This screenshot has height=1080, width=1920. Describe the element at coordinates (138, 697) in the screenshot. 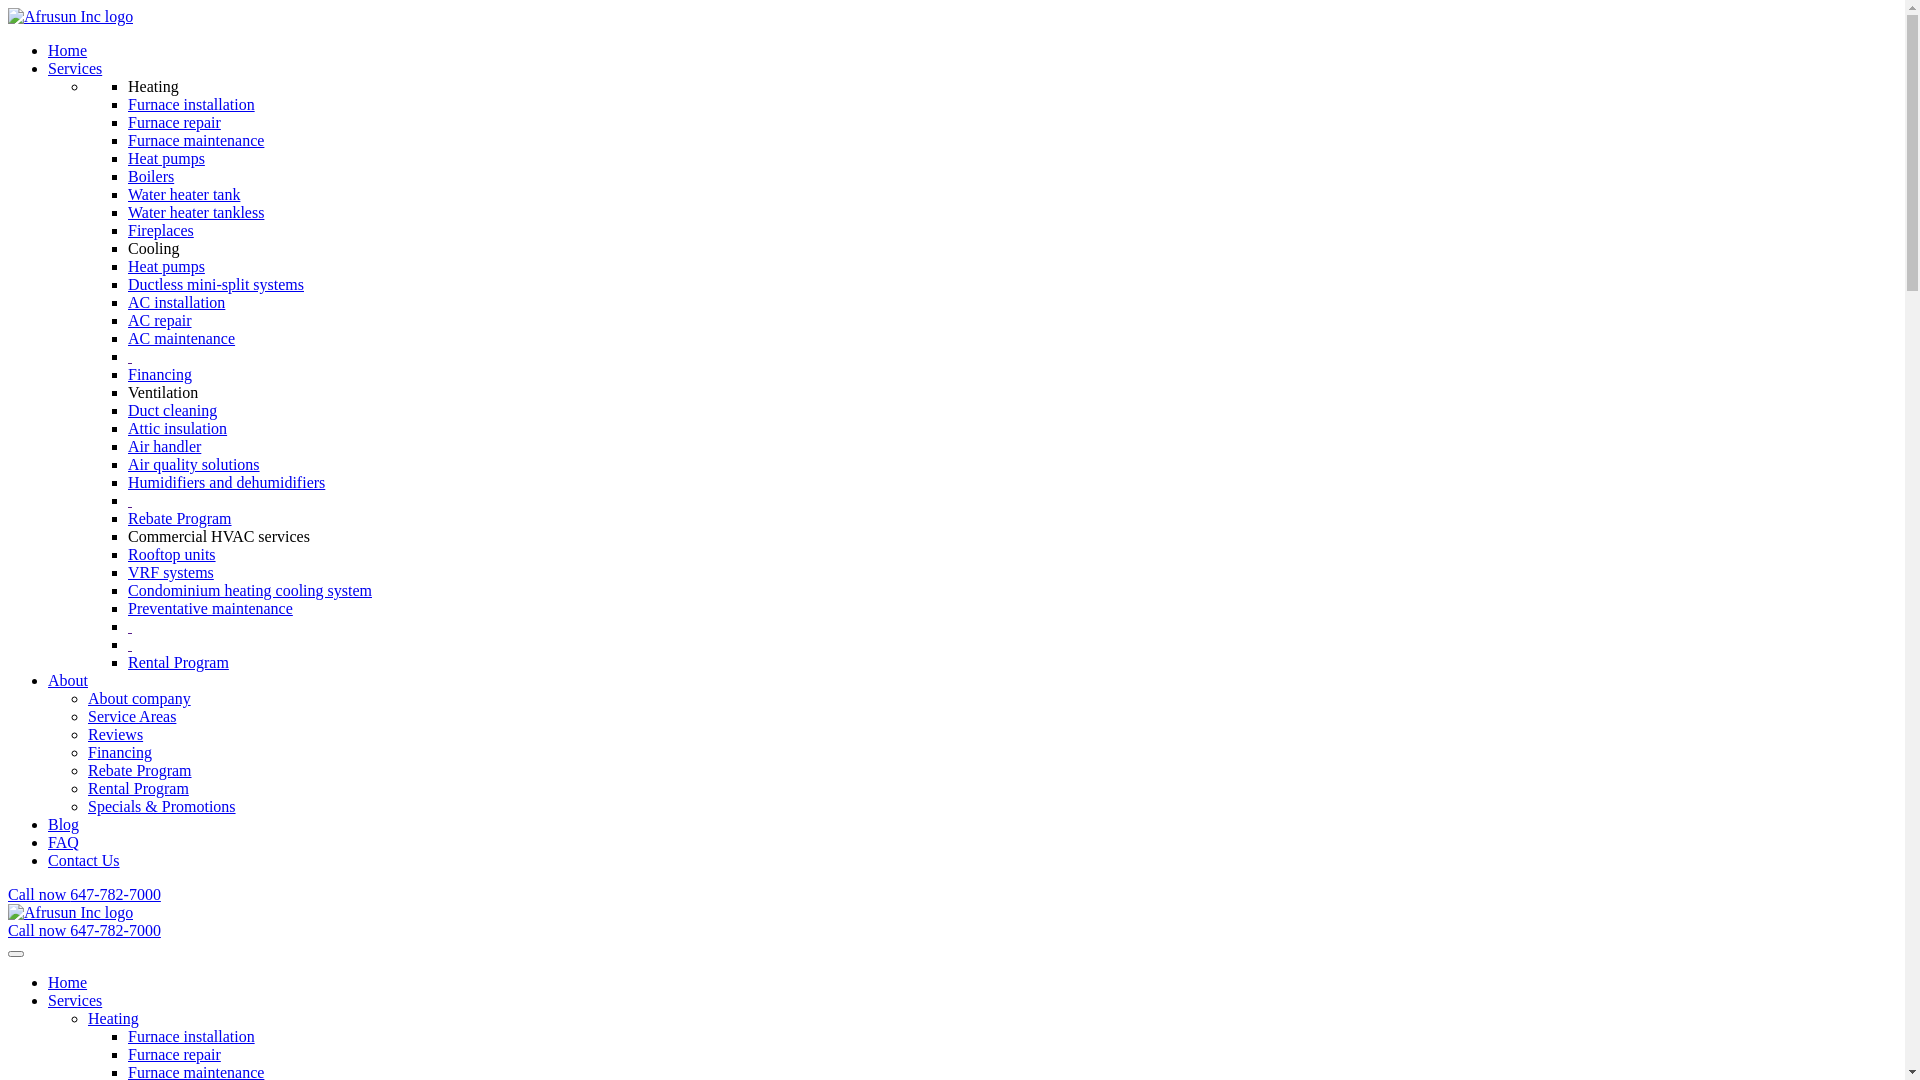

I see `'About company'` at that location.